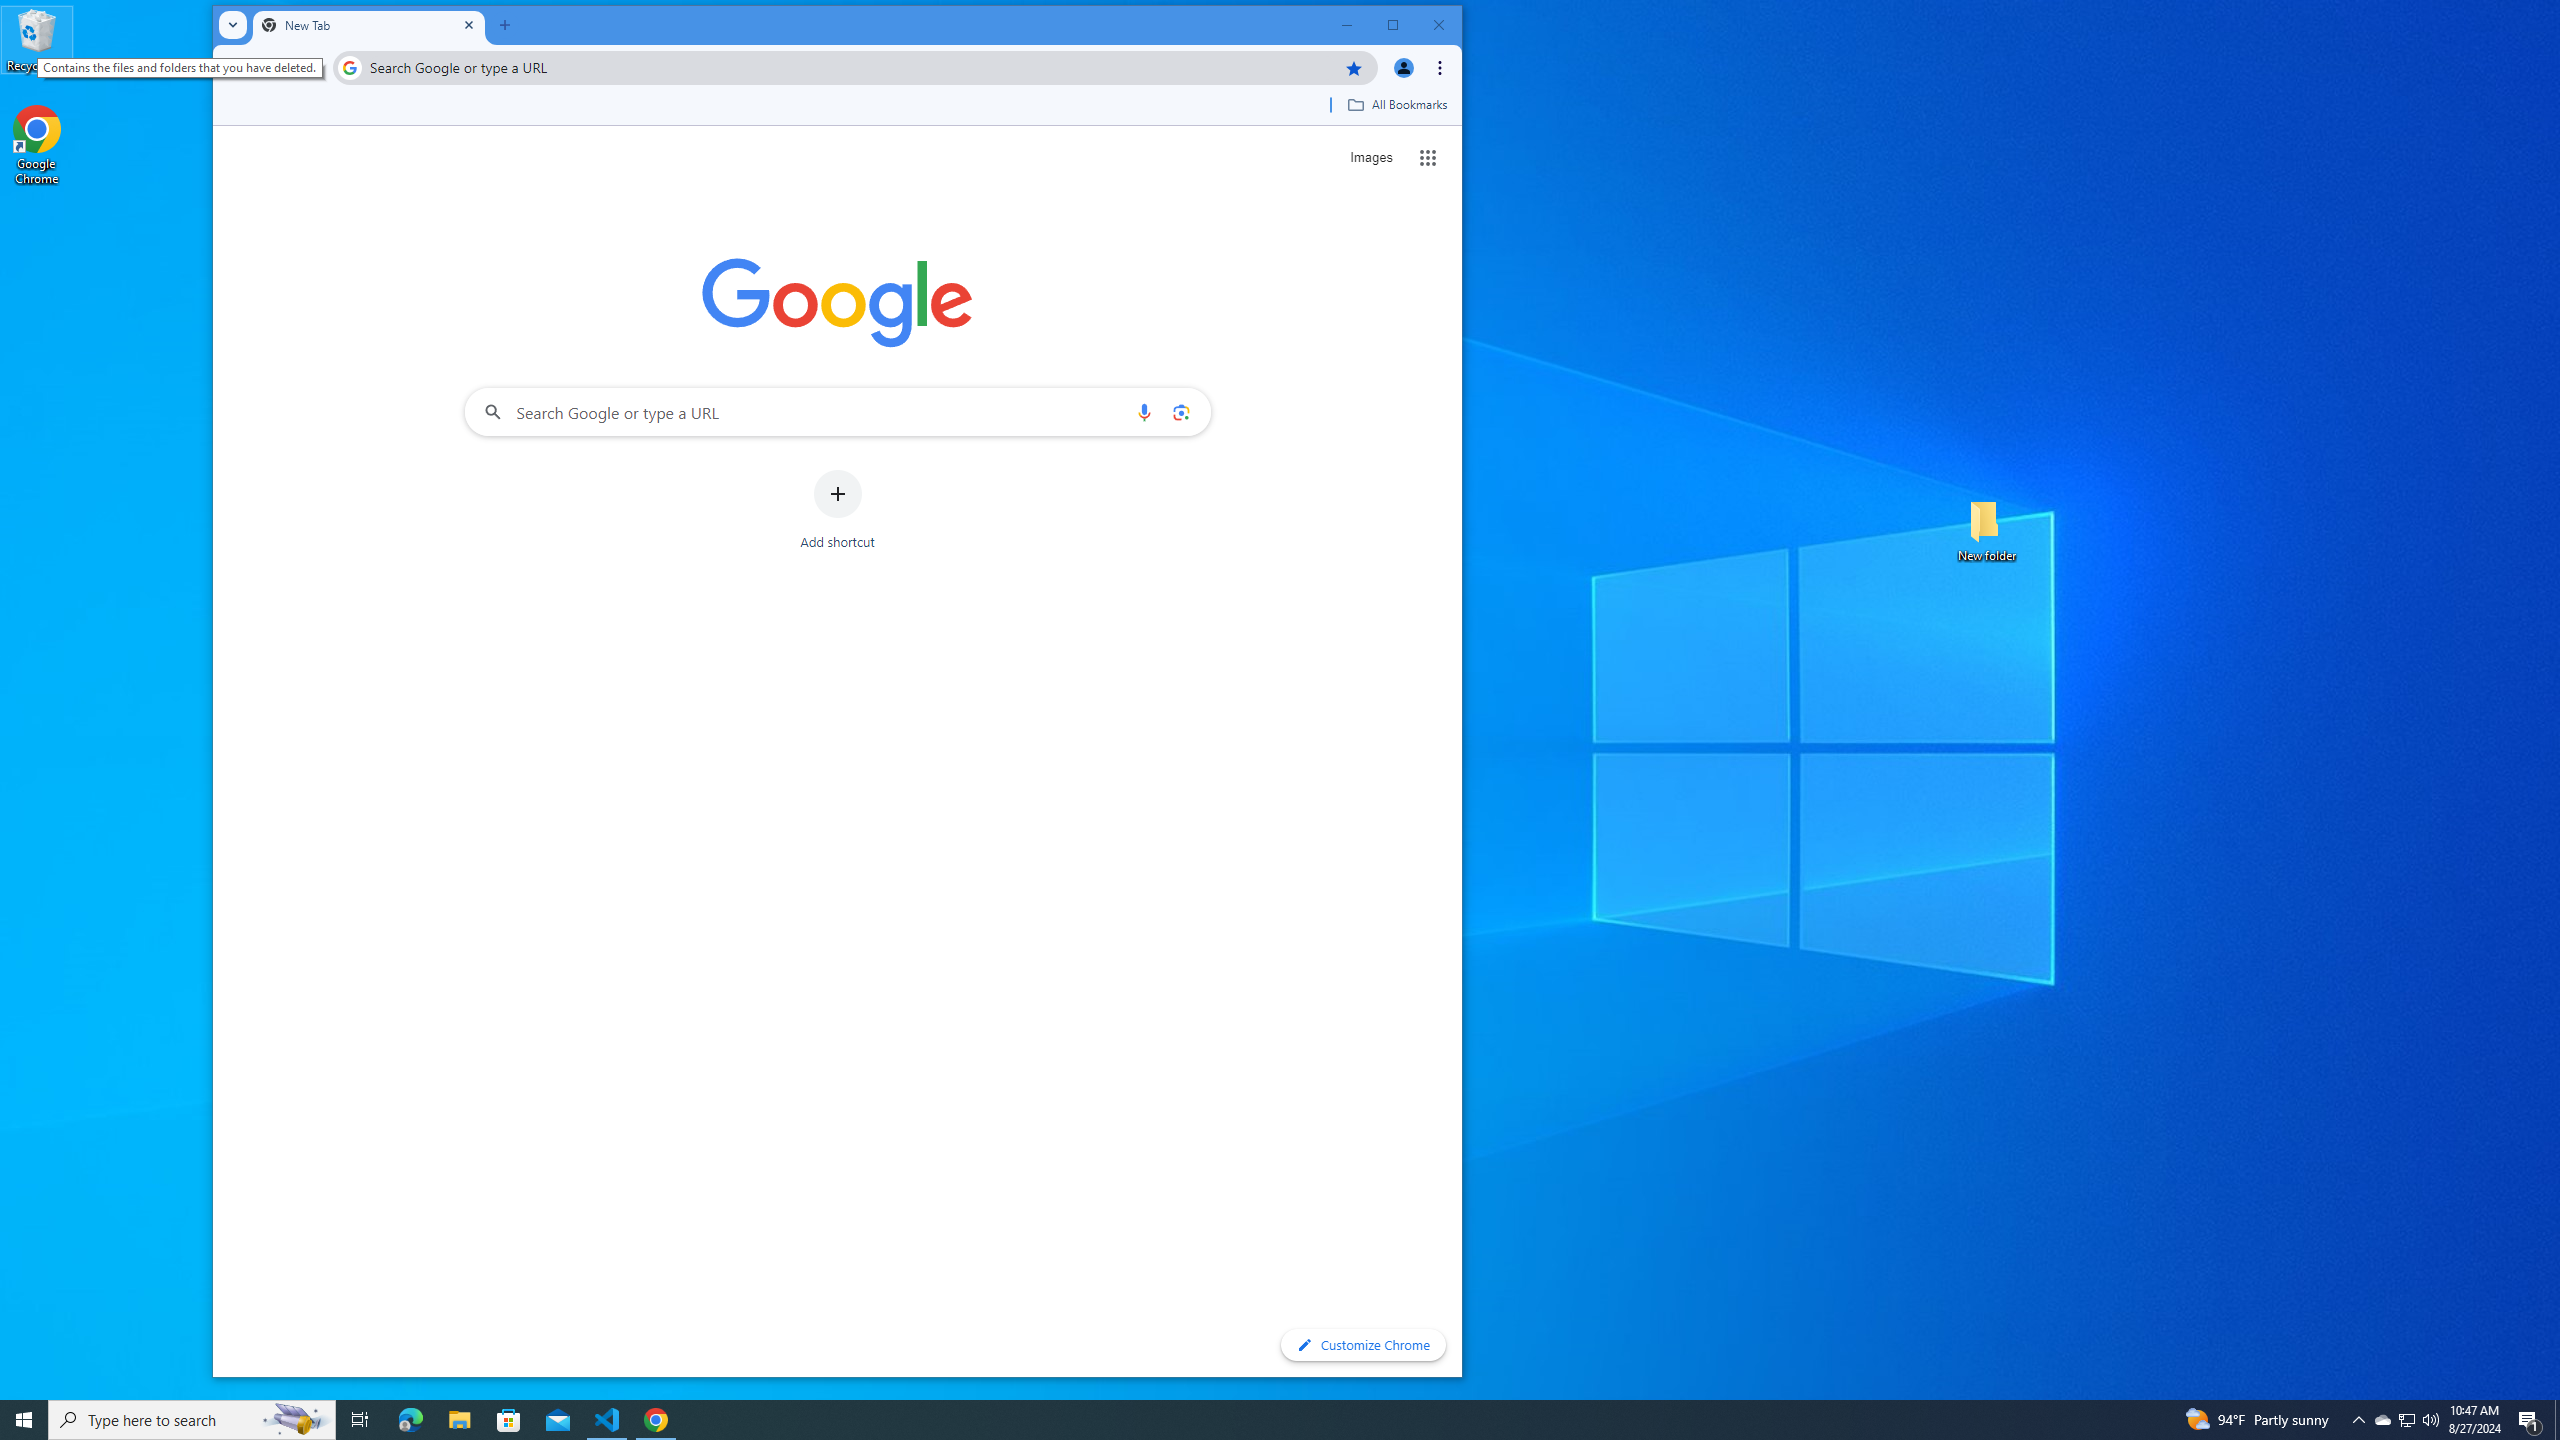 The image size is (2560, 1440). Describe the element at coordinates (1986, 528) in the screenshot. I see `'New folder'` at that location.